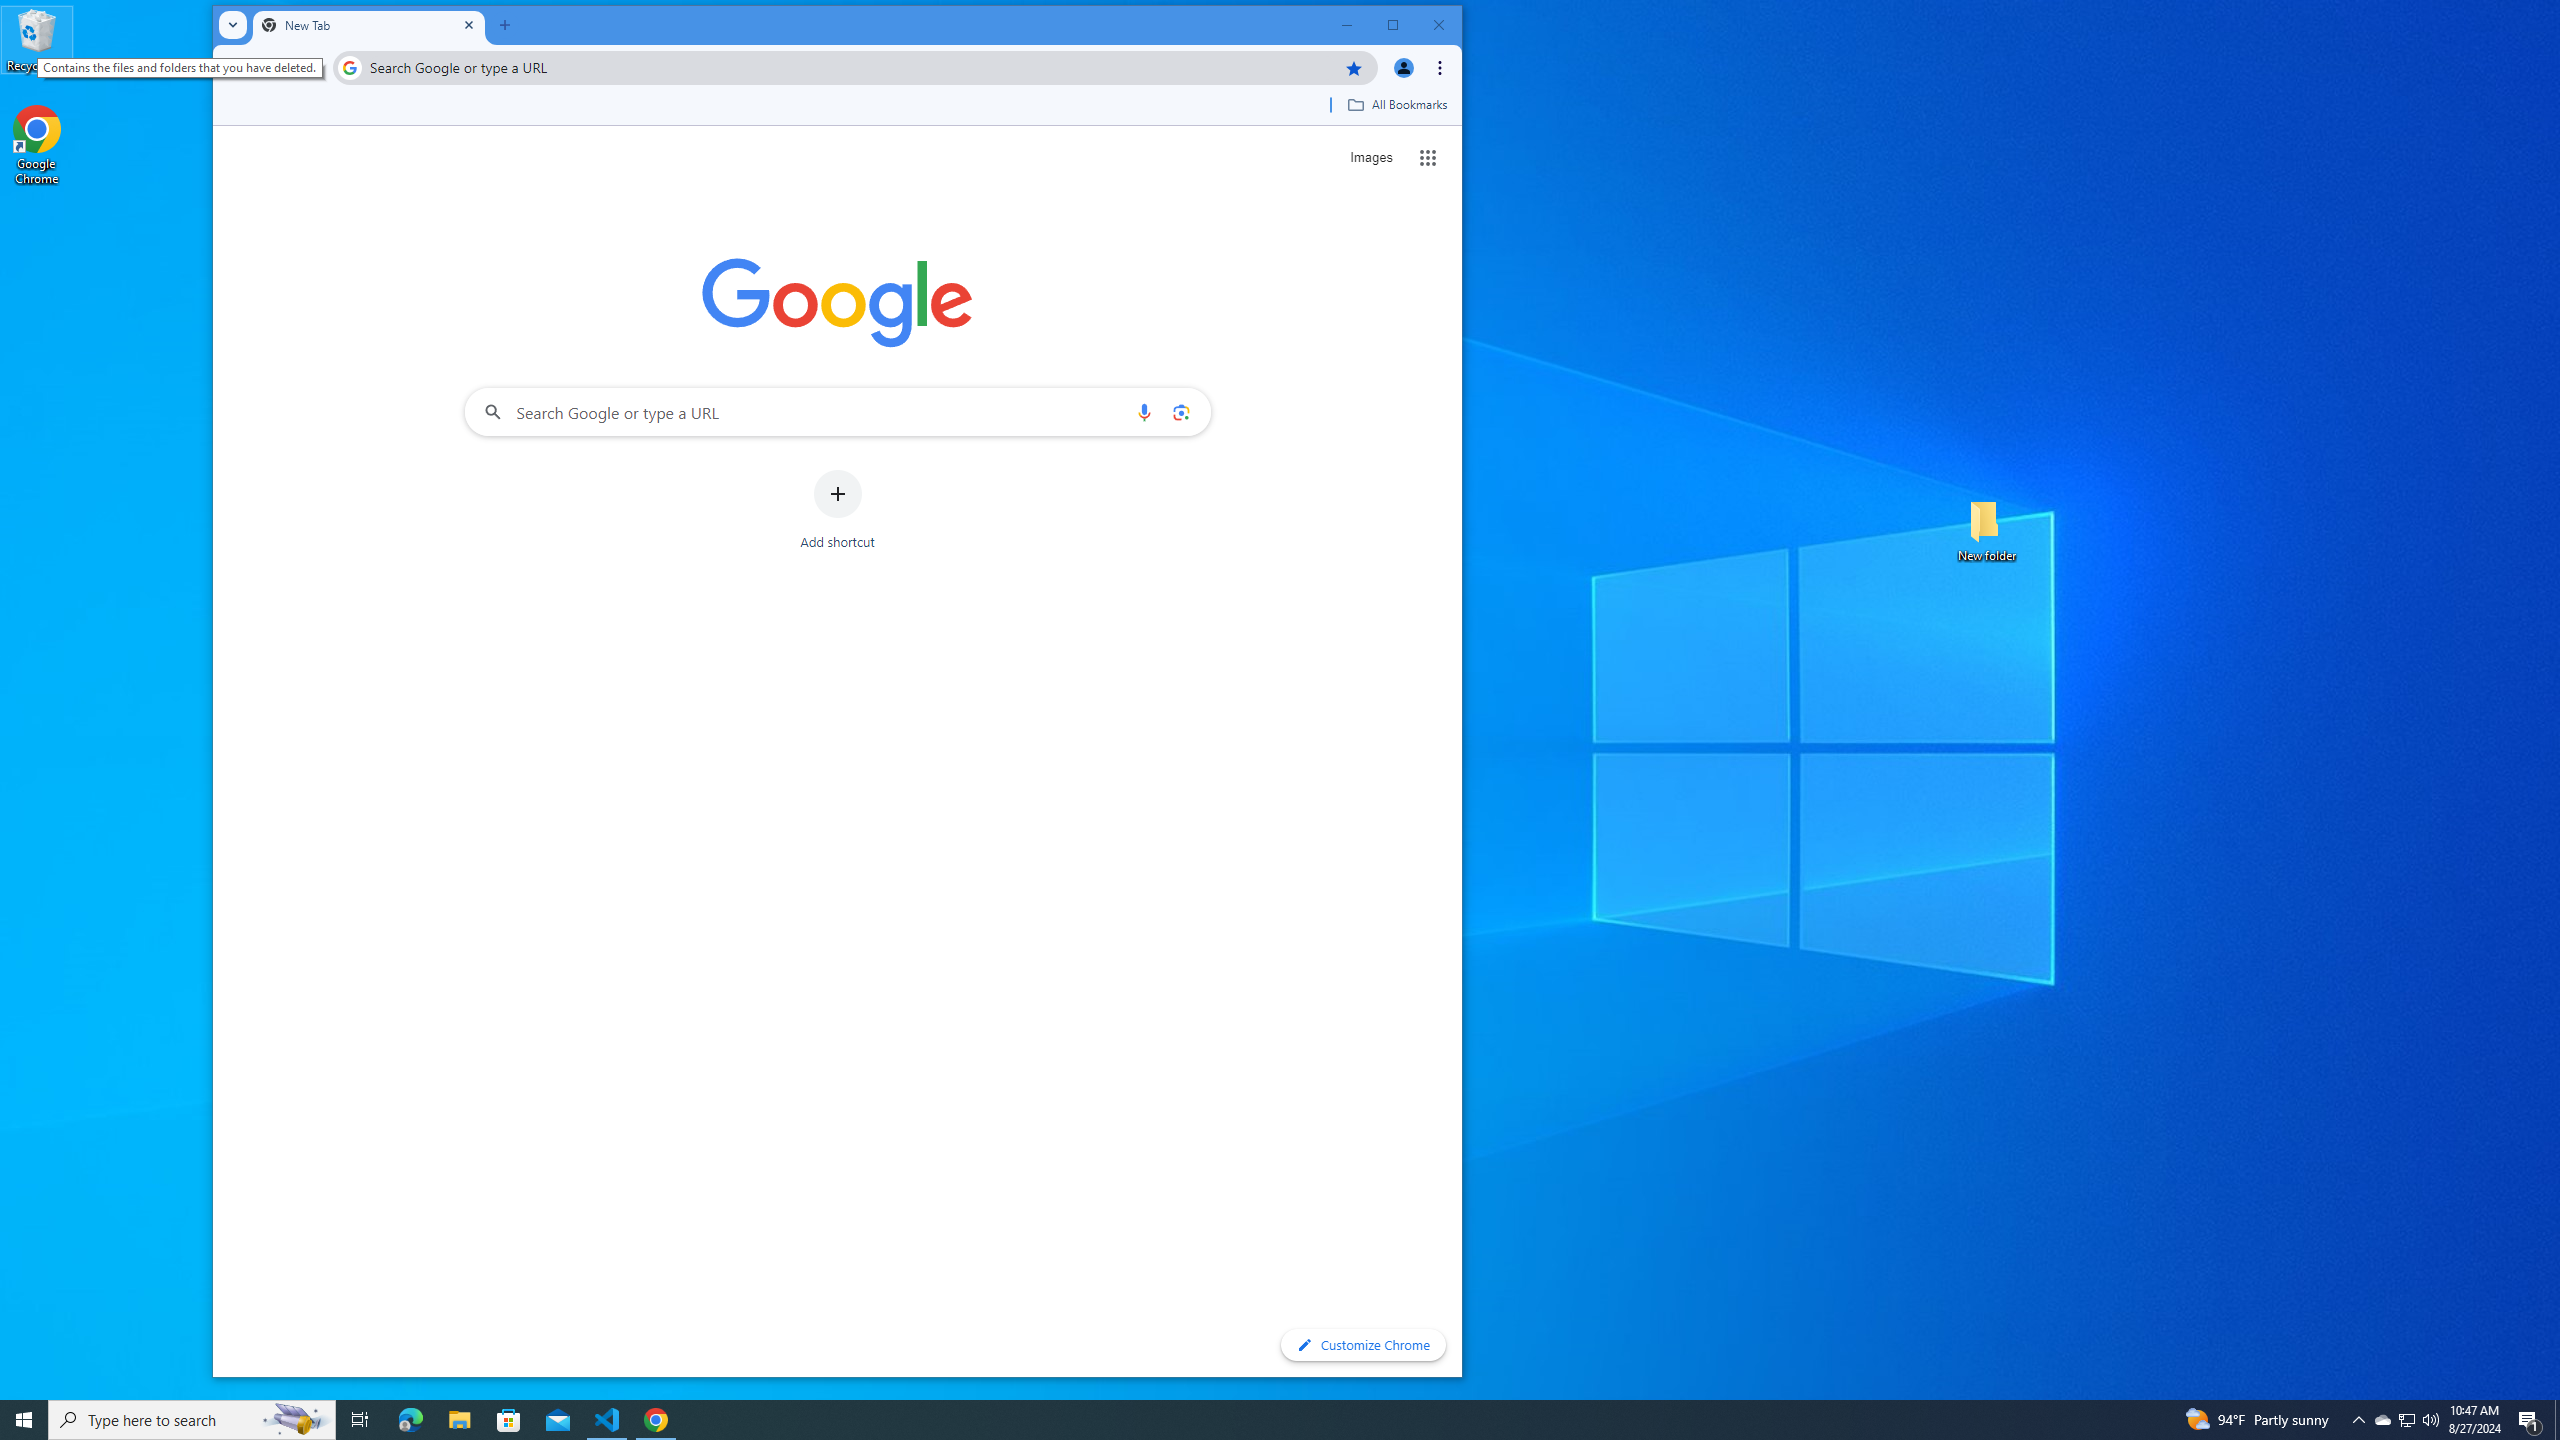 The image size is (2560, 1440). Describe the element at coordinates (1986, 528) in the screenshot. I see `'New folder'` at that location.